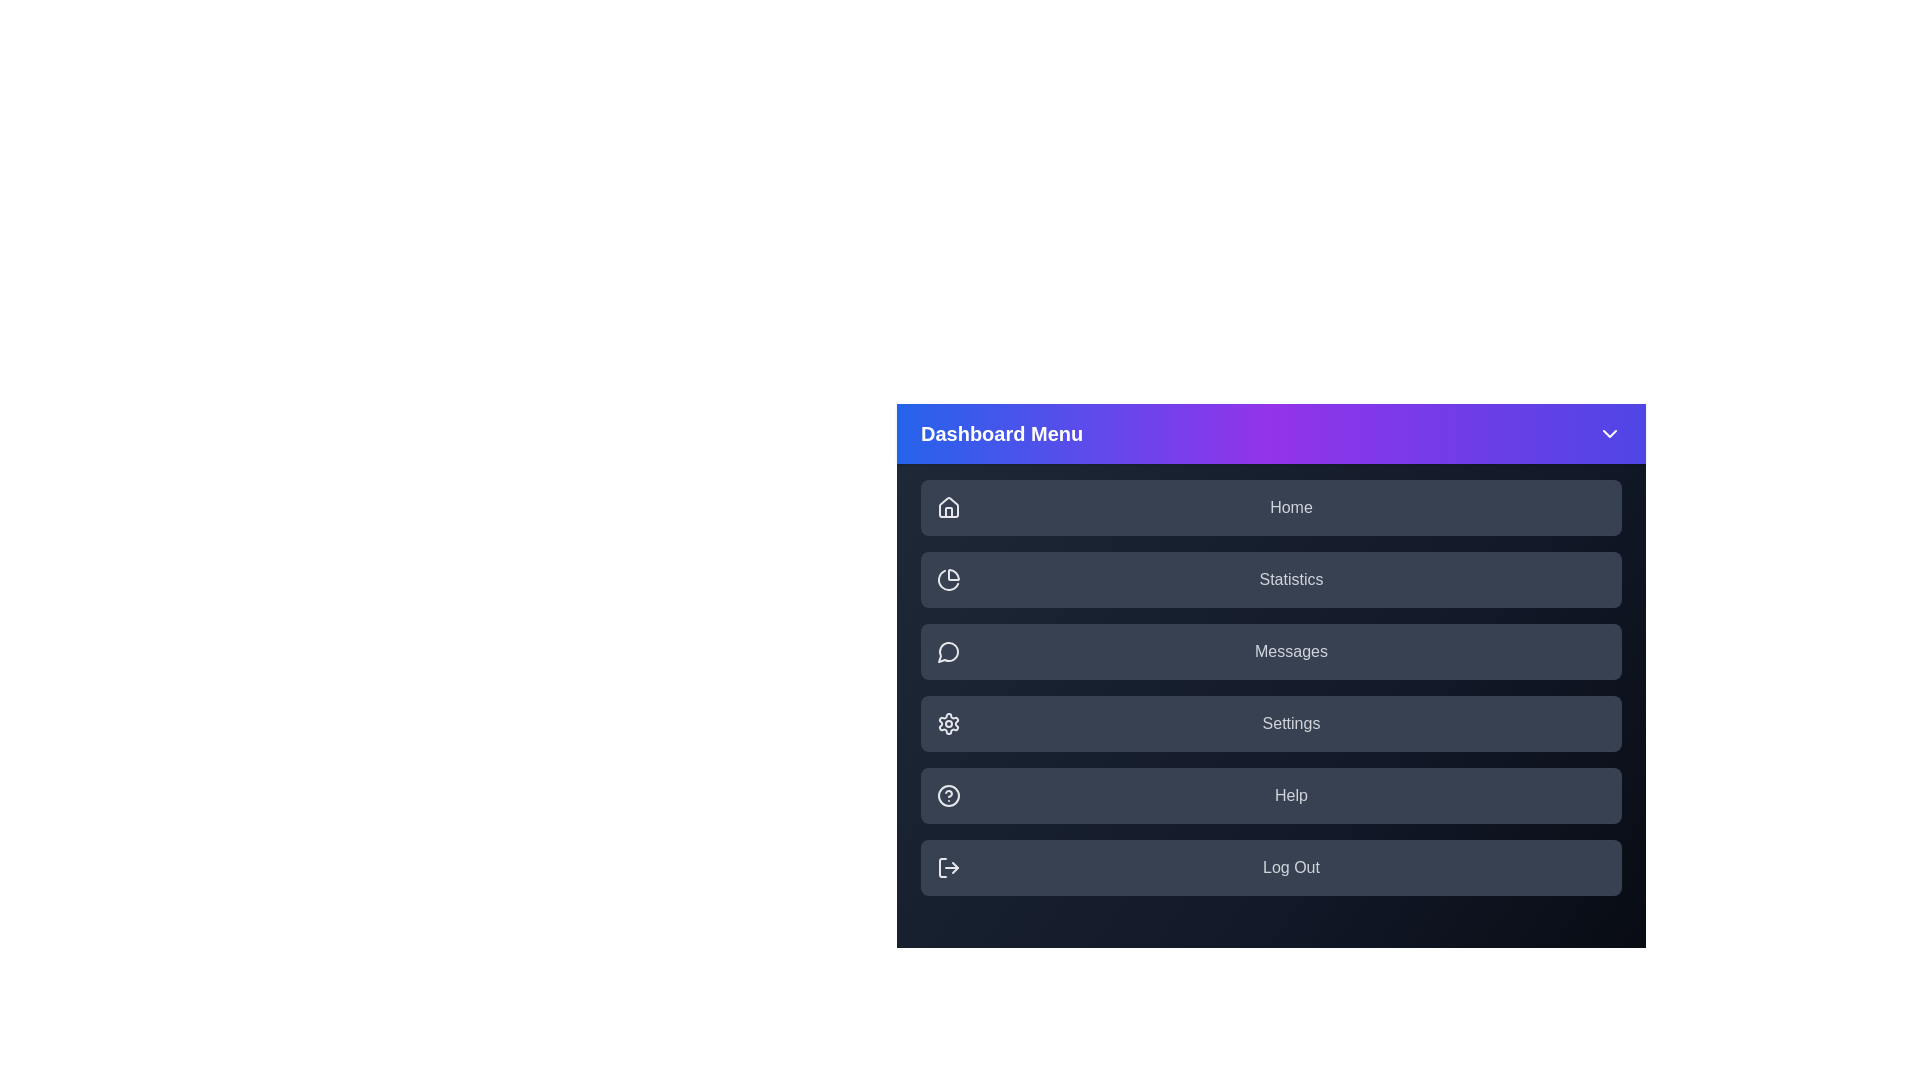 This screenshot has width=1920, height=1080. Describe the element at coordinates (1270, 794) in the screenshot. I see `the menu item labeled Help` at that location.